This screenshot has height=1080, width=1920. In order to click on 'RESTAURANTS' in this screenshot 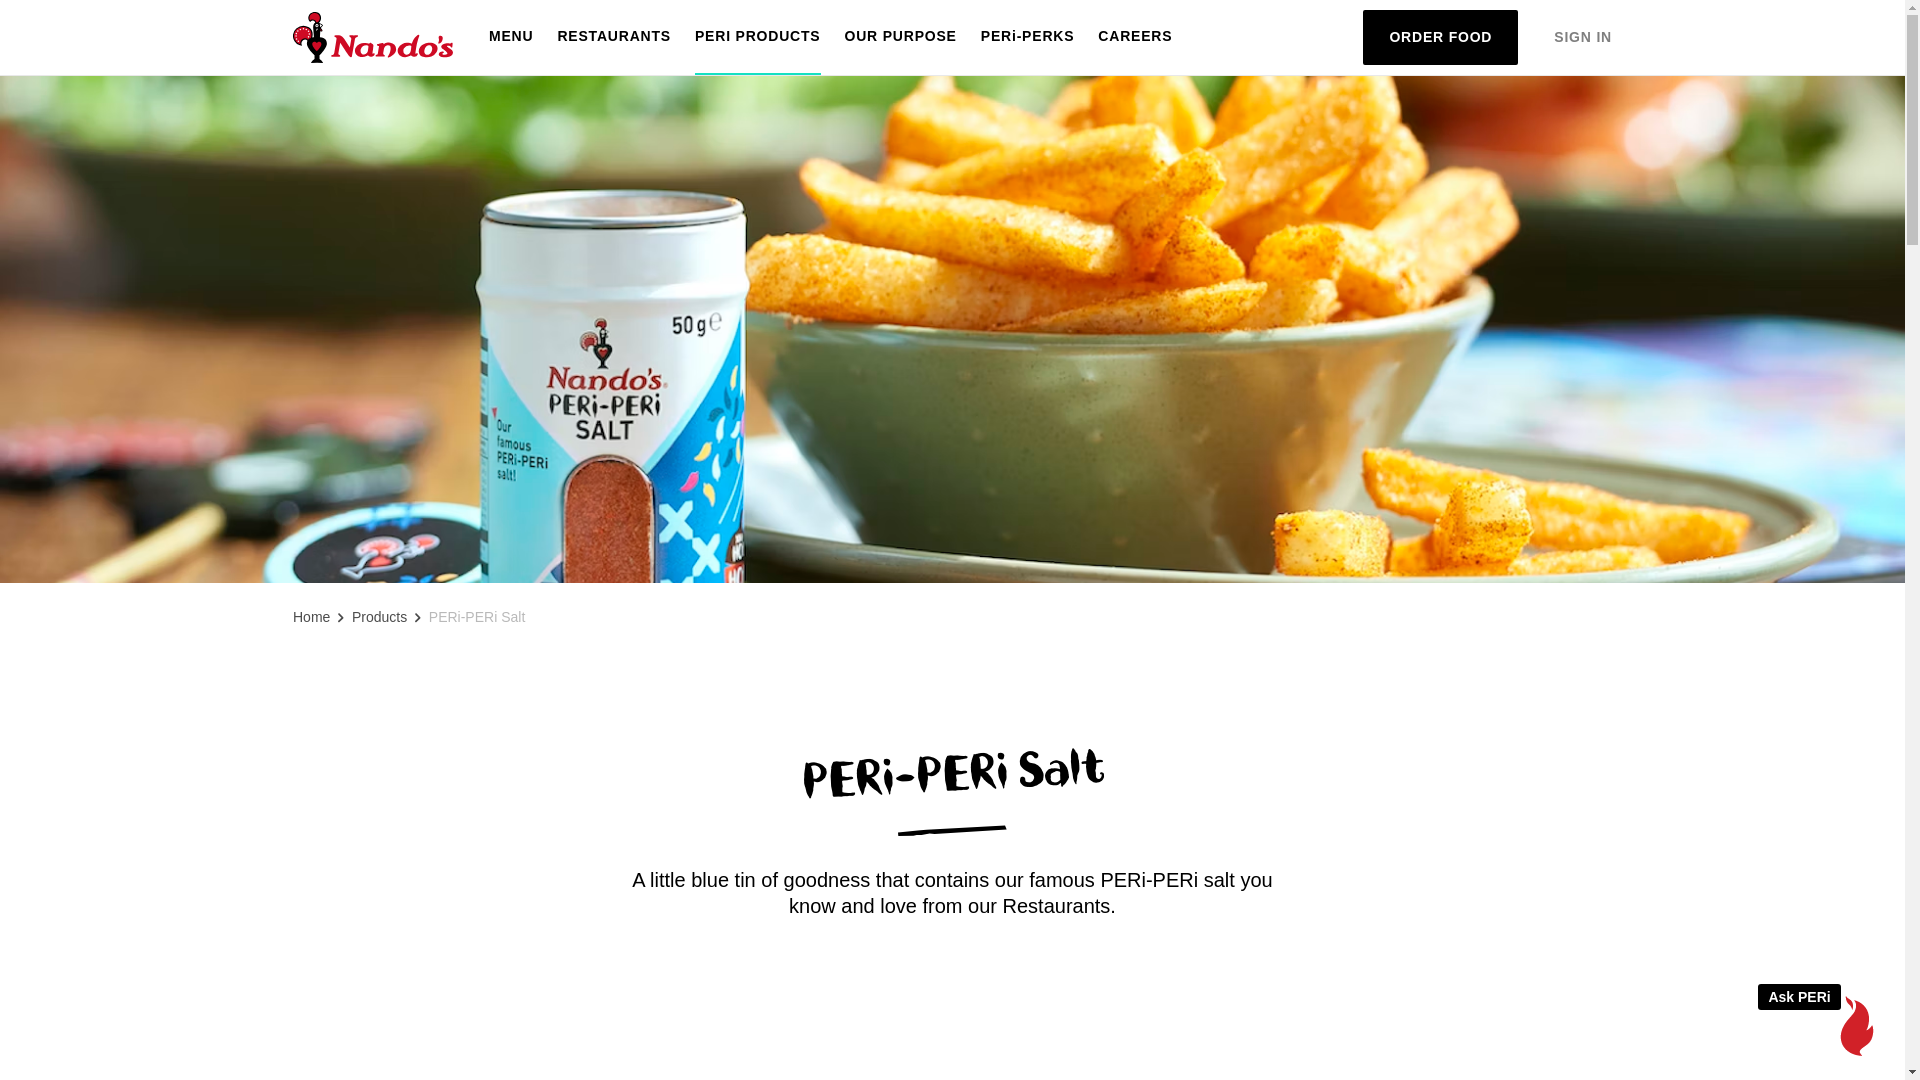, I will do `click(613, 37)`.